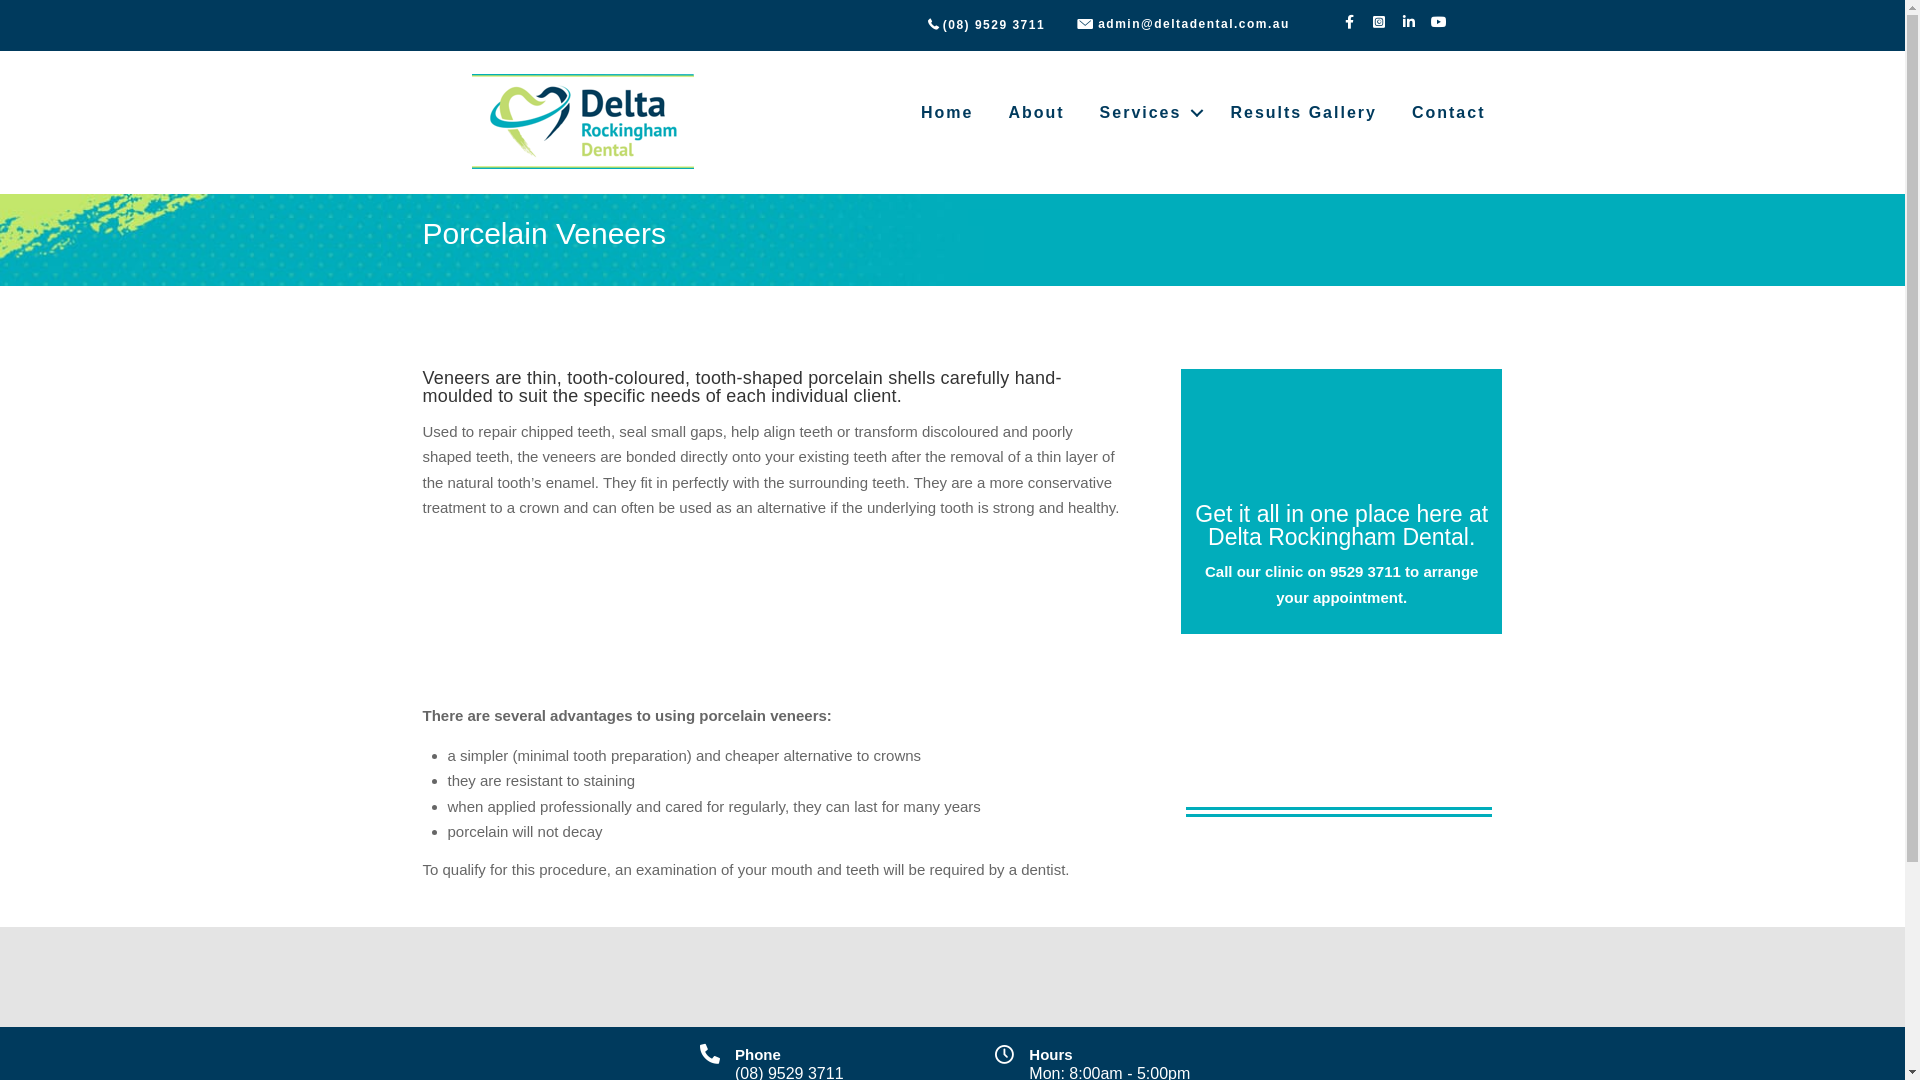  I want to click on 'veneers6', so click(1339, 753).